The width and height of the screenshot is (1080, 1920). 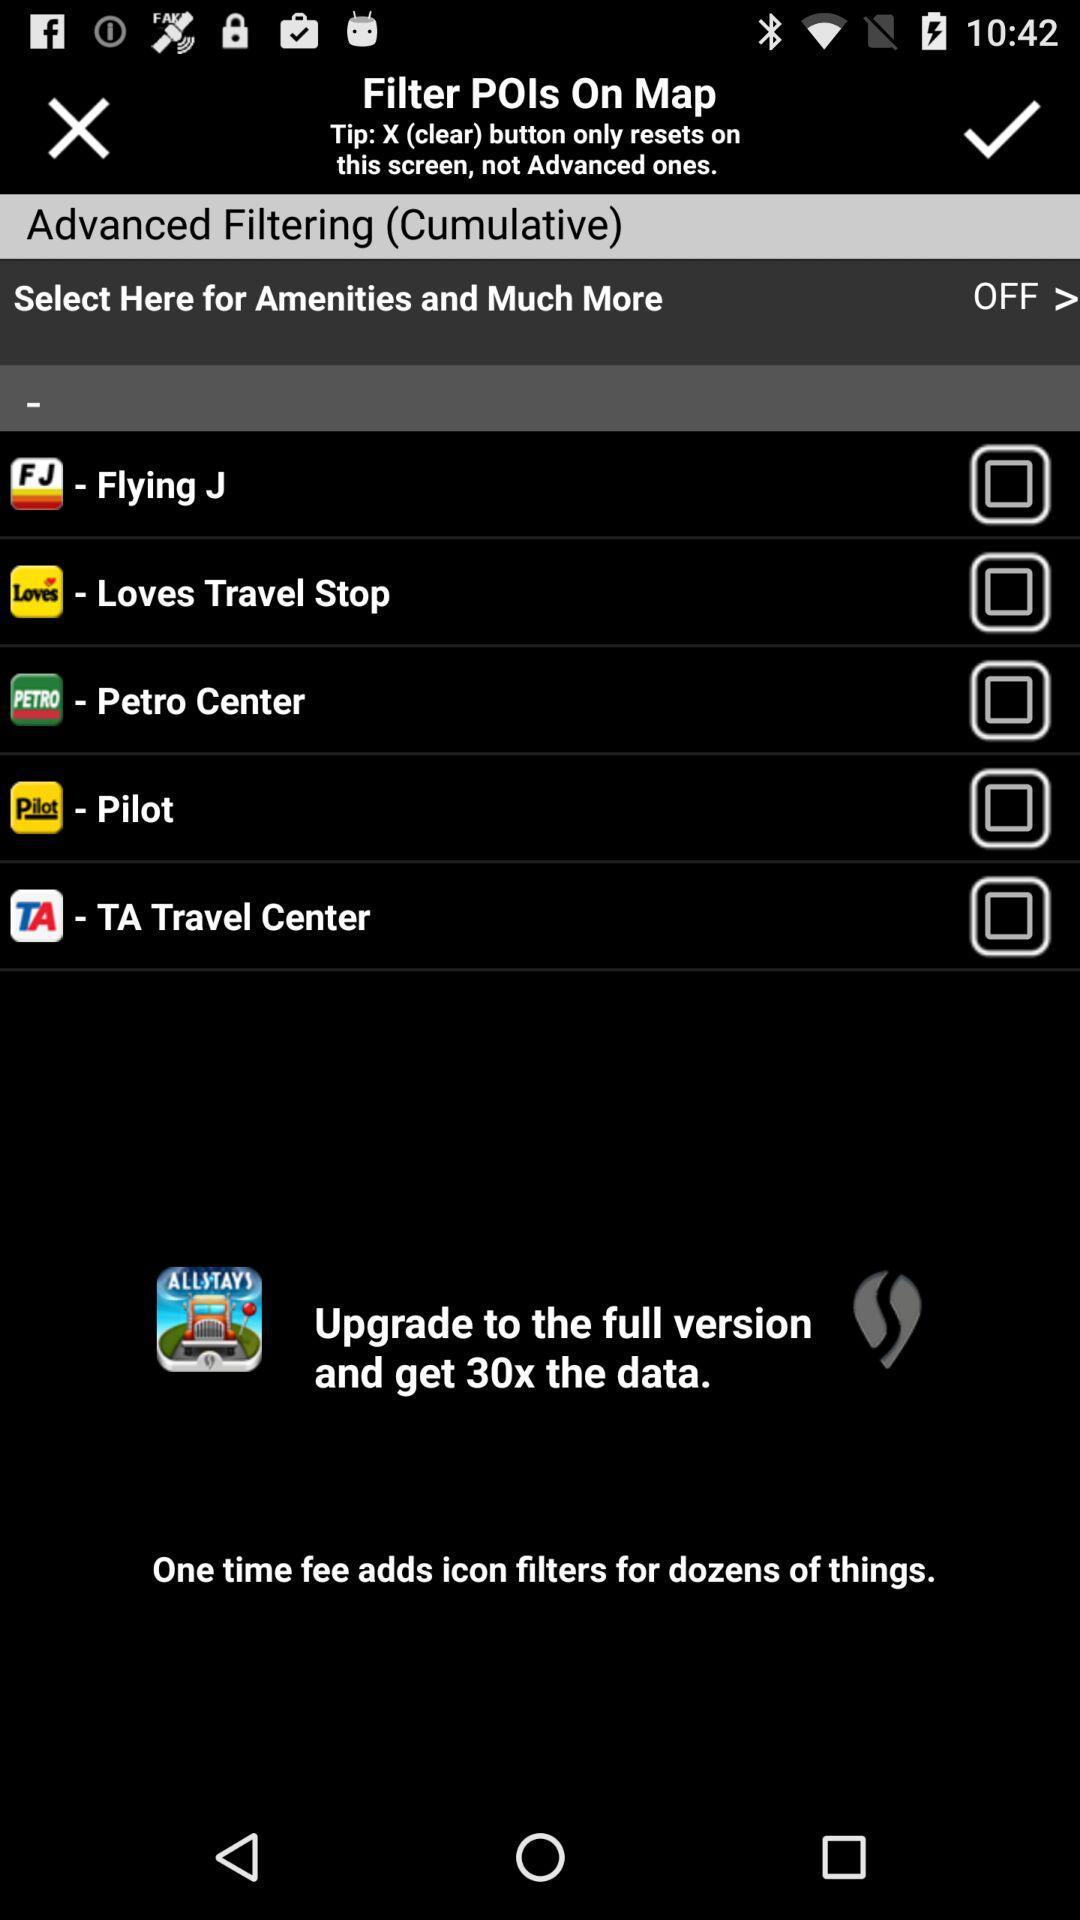 What do you see at coordinates (77, 127) in the screenshot?
I see `exit out` at bounding box center [77, 127].